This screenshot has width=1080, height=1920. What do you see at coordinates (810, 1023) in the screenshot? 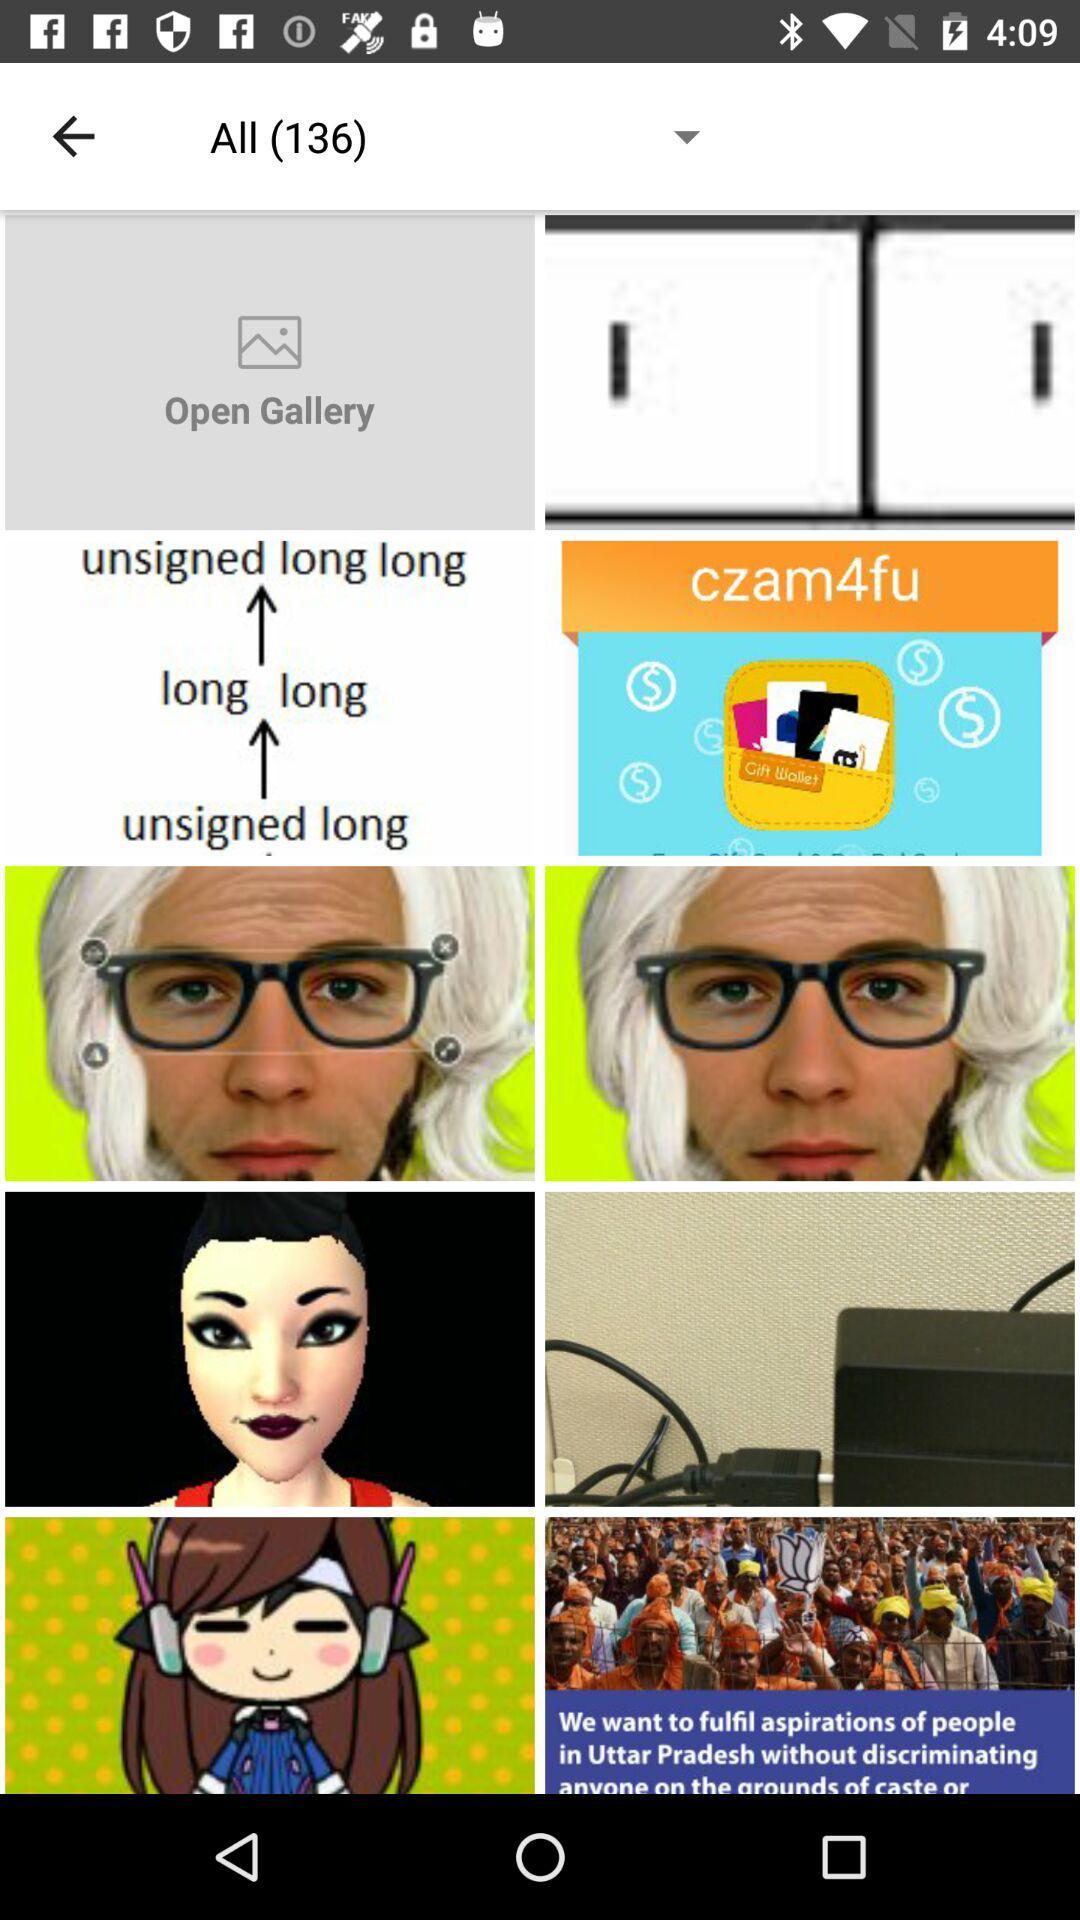
I see `open photo` at bounding box center [810, 1023].